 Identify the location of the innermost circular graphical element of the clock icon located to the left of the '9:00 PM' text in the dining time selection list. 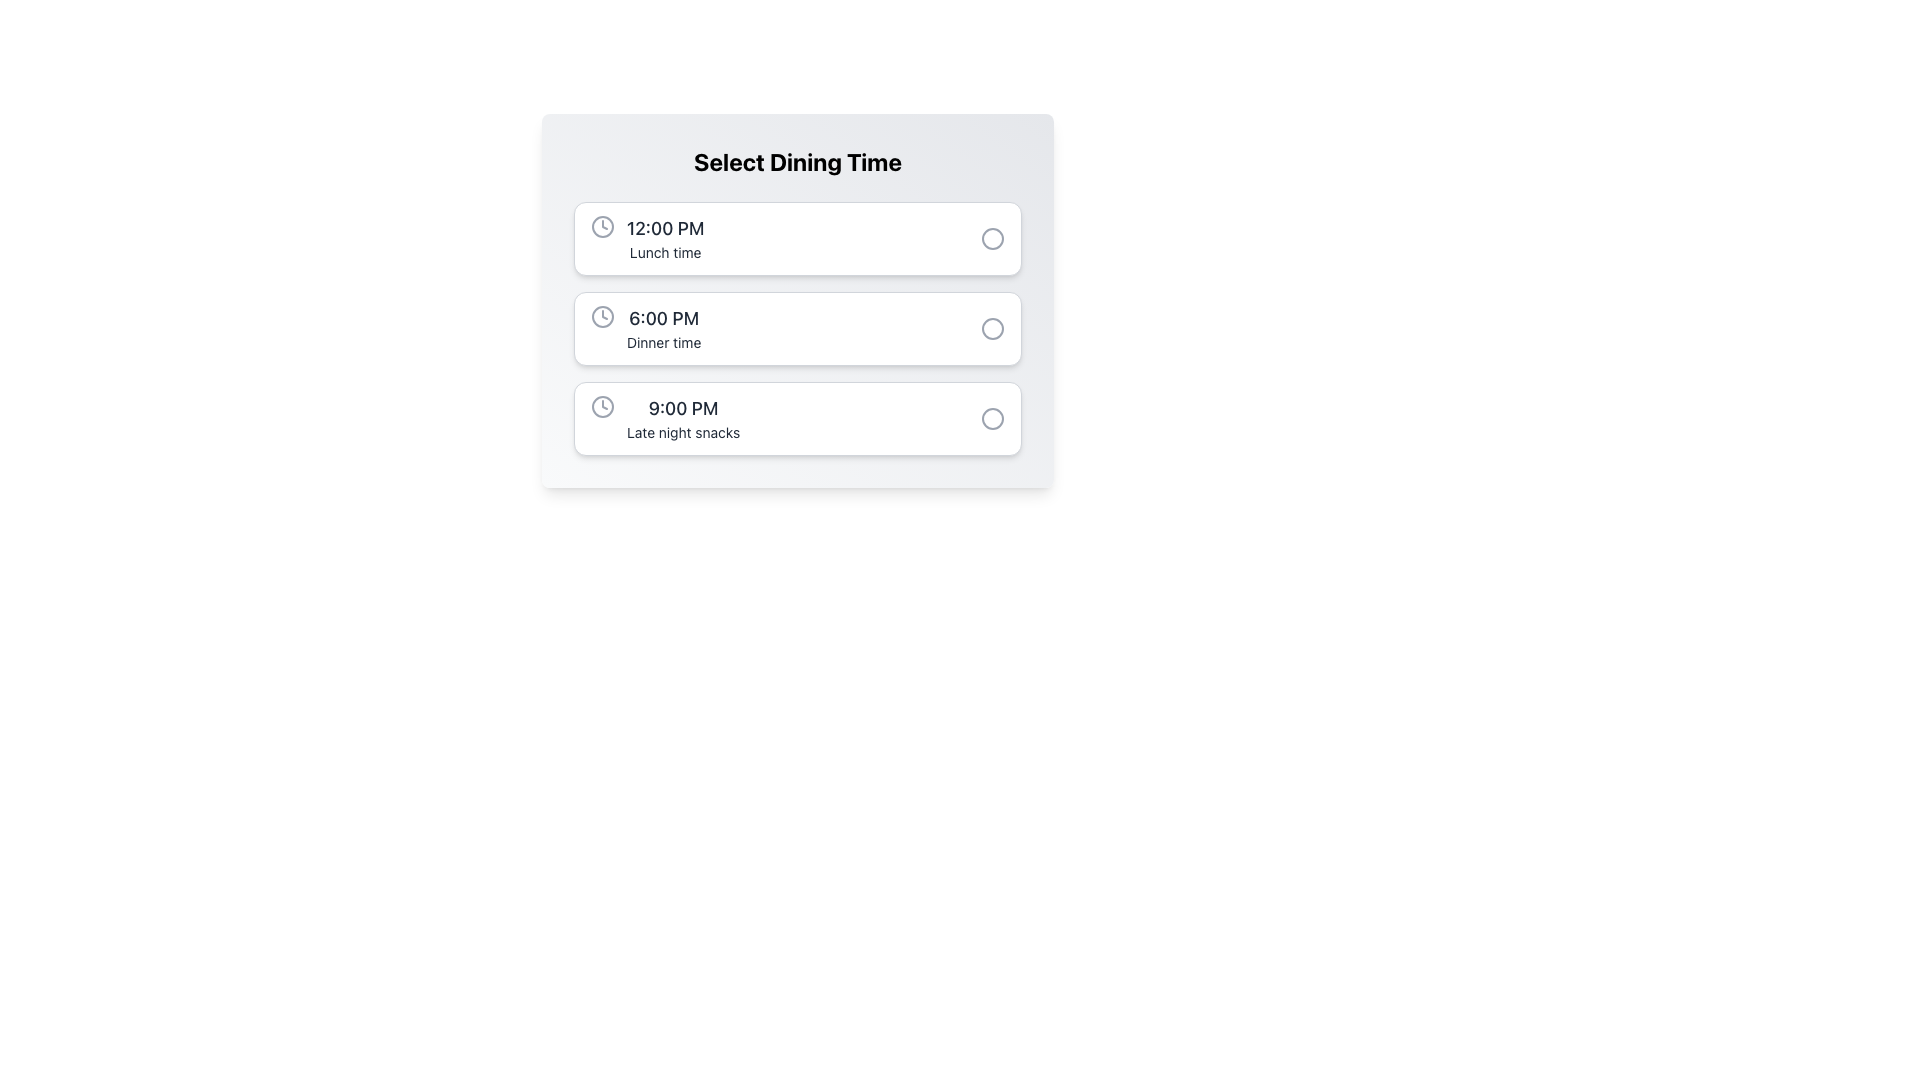
(602, 406).